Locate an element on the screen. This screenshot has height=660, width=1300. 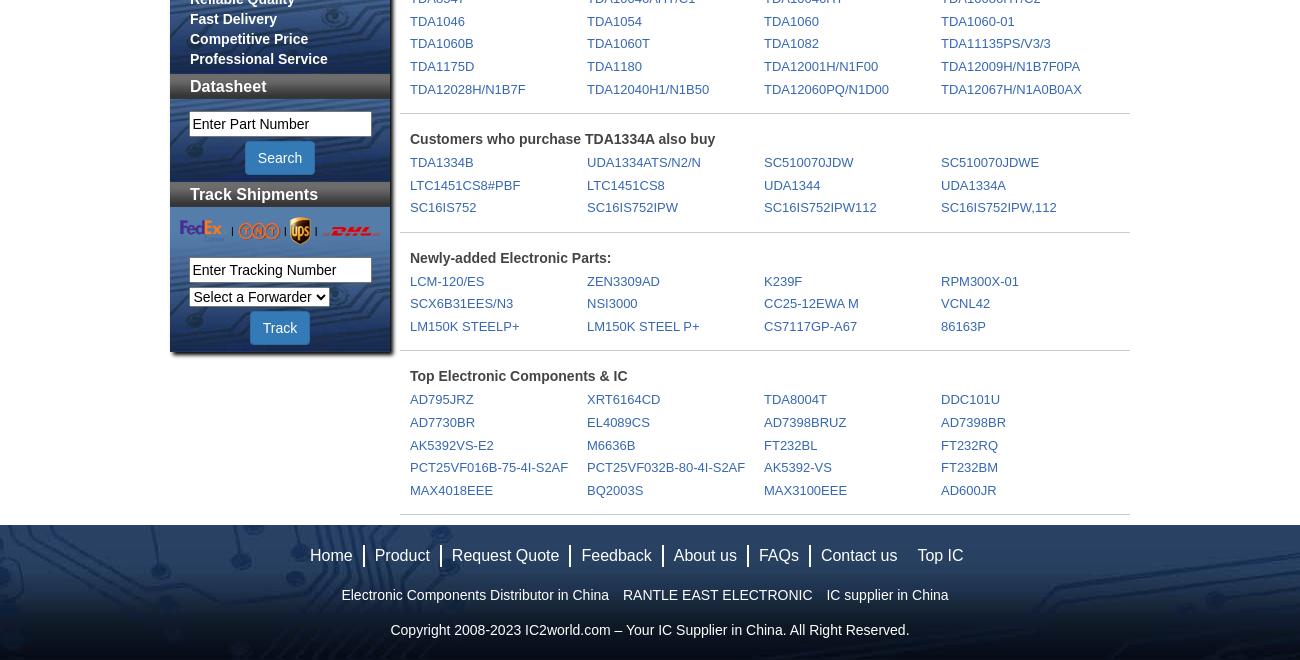
'IC supplier in China' is located at coordinates (885, 593).